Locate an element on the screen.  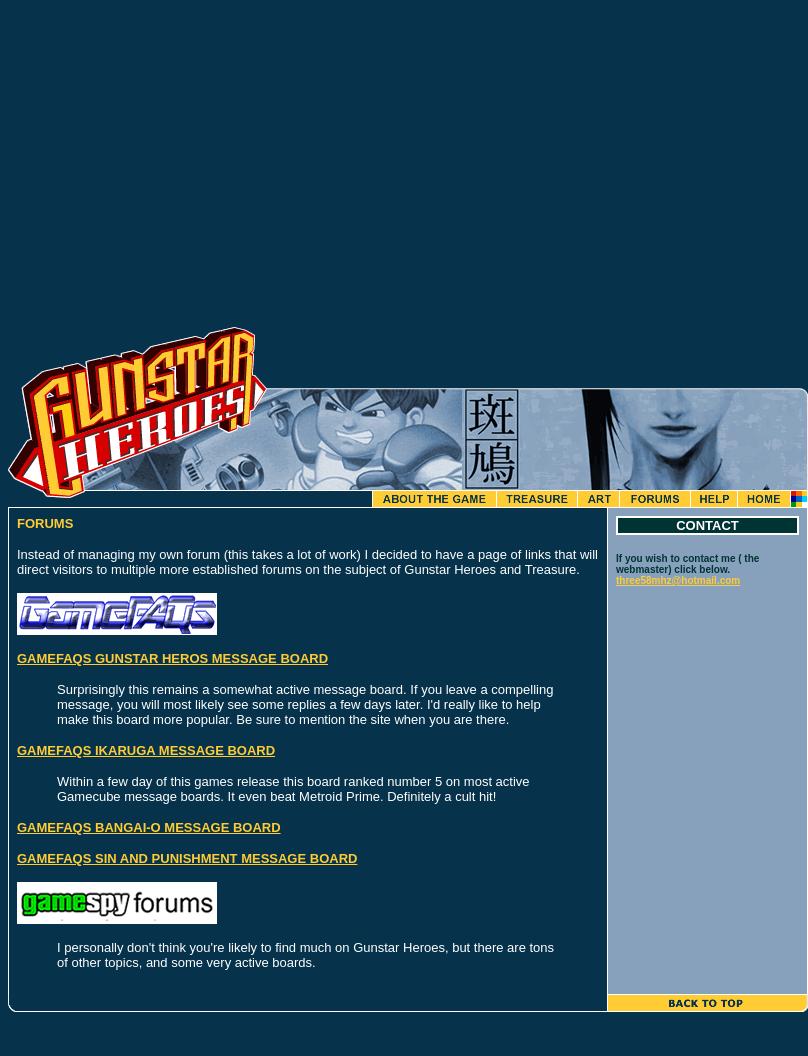
'I 
                      personally don't think you're likely to find much on Gunstar 
                      Heroes, but there are tons of other topics, and some very 
                      active boards.' is located at coordinates (304, 955).